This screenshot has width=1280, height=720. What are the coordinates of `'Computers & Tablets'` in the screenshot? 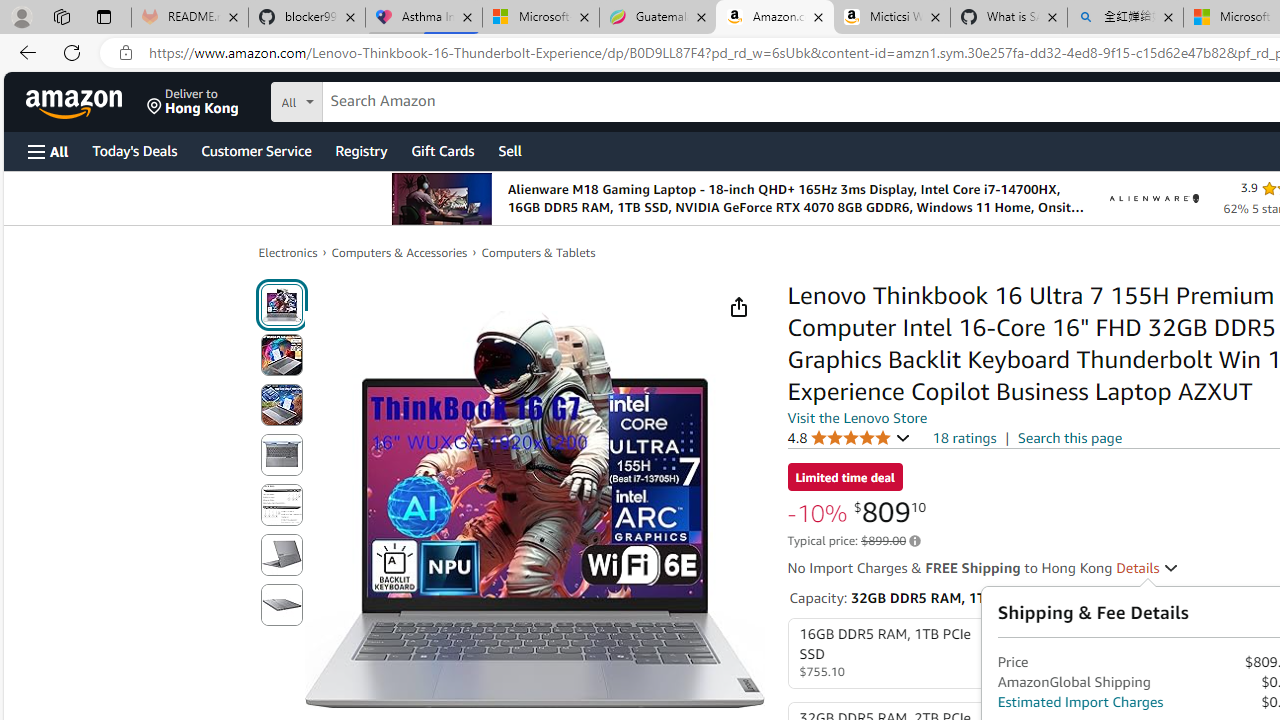 It's located at (538, 251).